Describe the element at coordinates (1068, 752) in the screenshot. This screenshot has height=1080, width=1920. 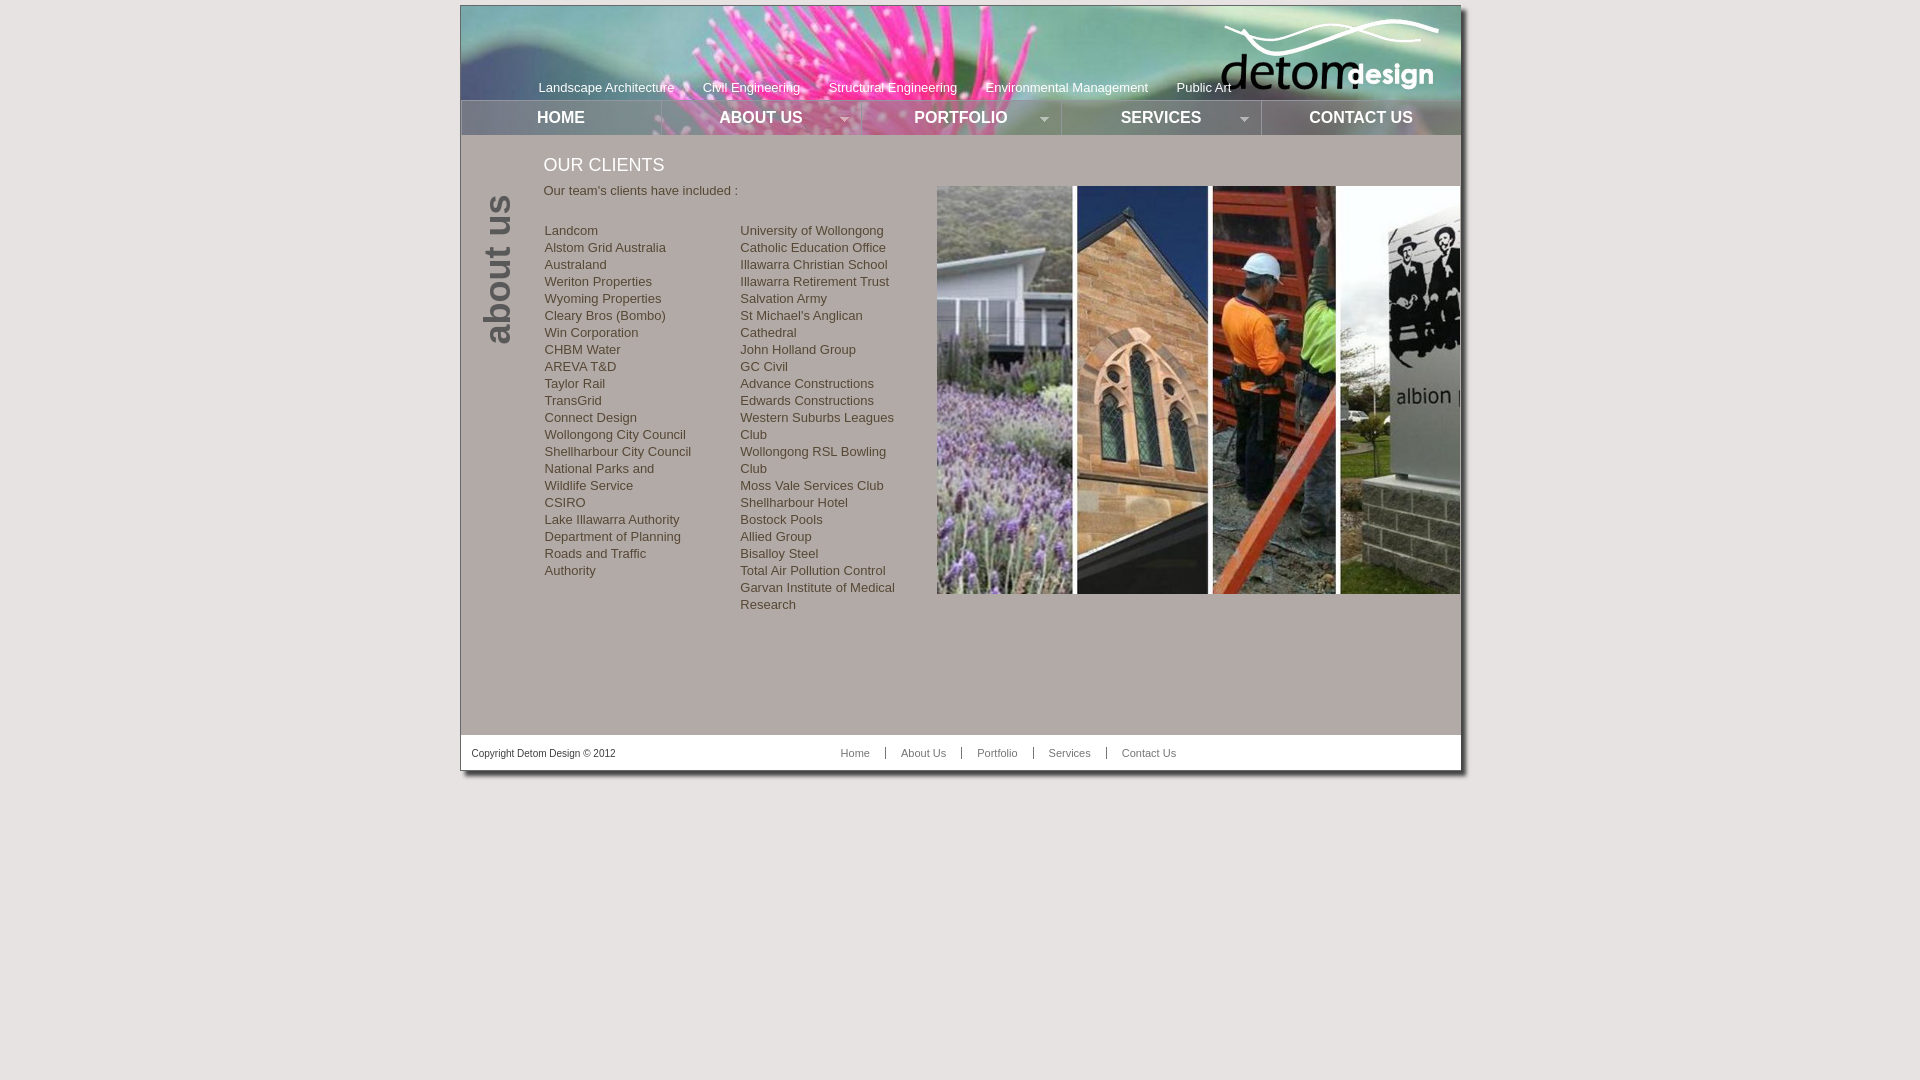
I see `'Services'` at that location.